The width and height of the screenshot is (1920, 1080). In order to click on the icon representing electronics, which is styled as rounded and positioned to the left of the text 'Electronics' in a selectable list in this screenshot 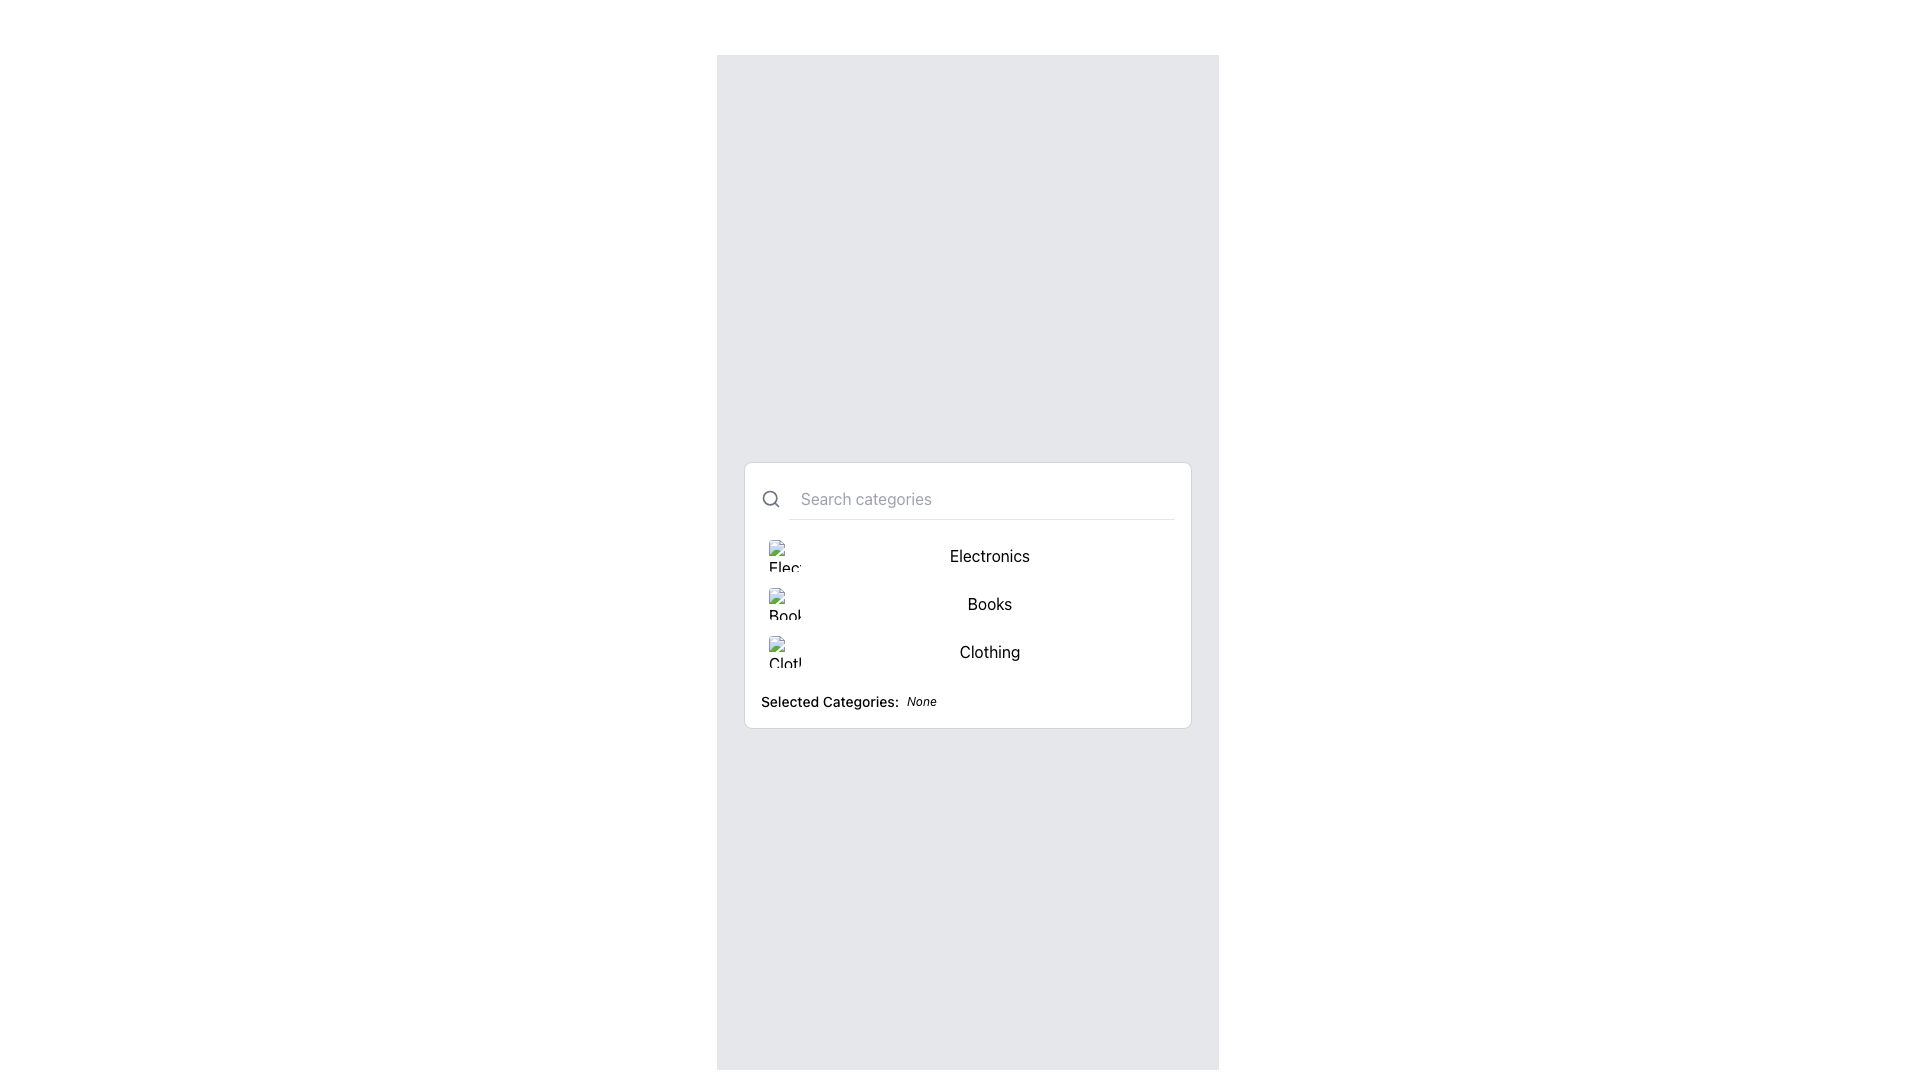, I will do `click(784, 555)`.